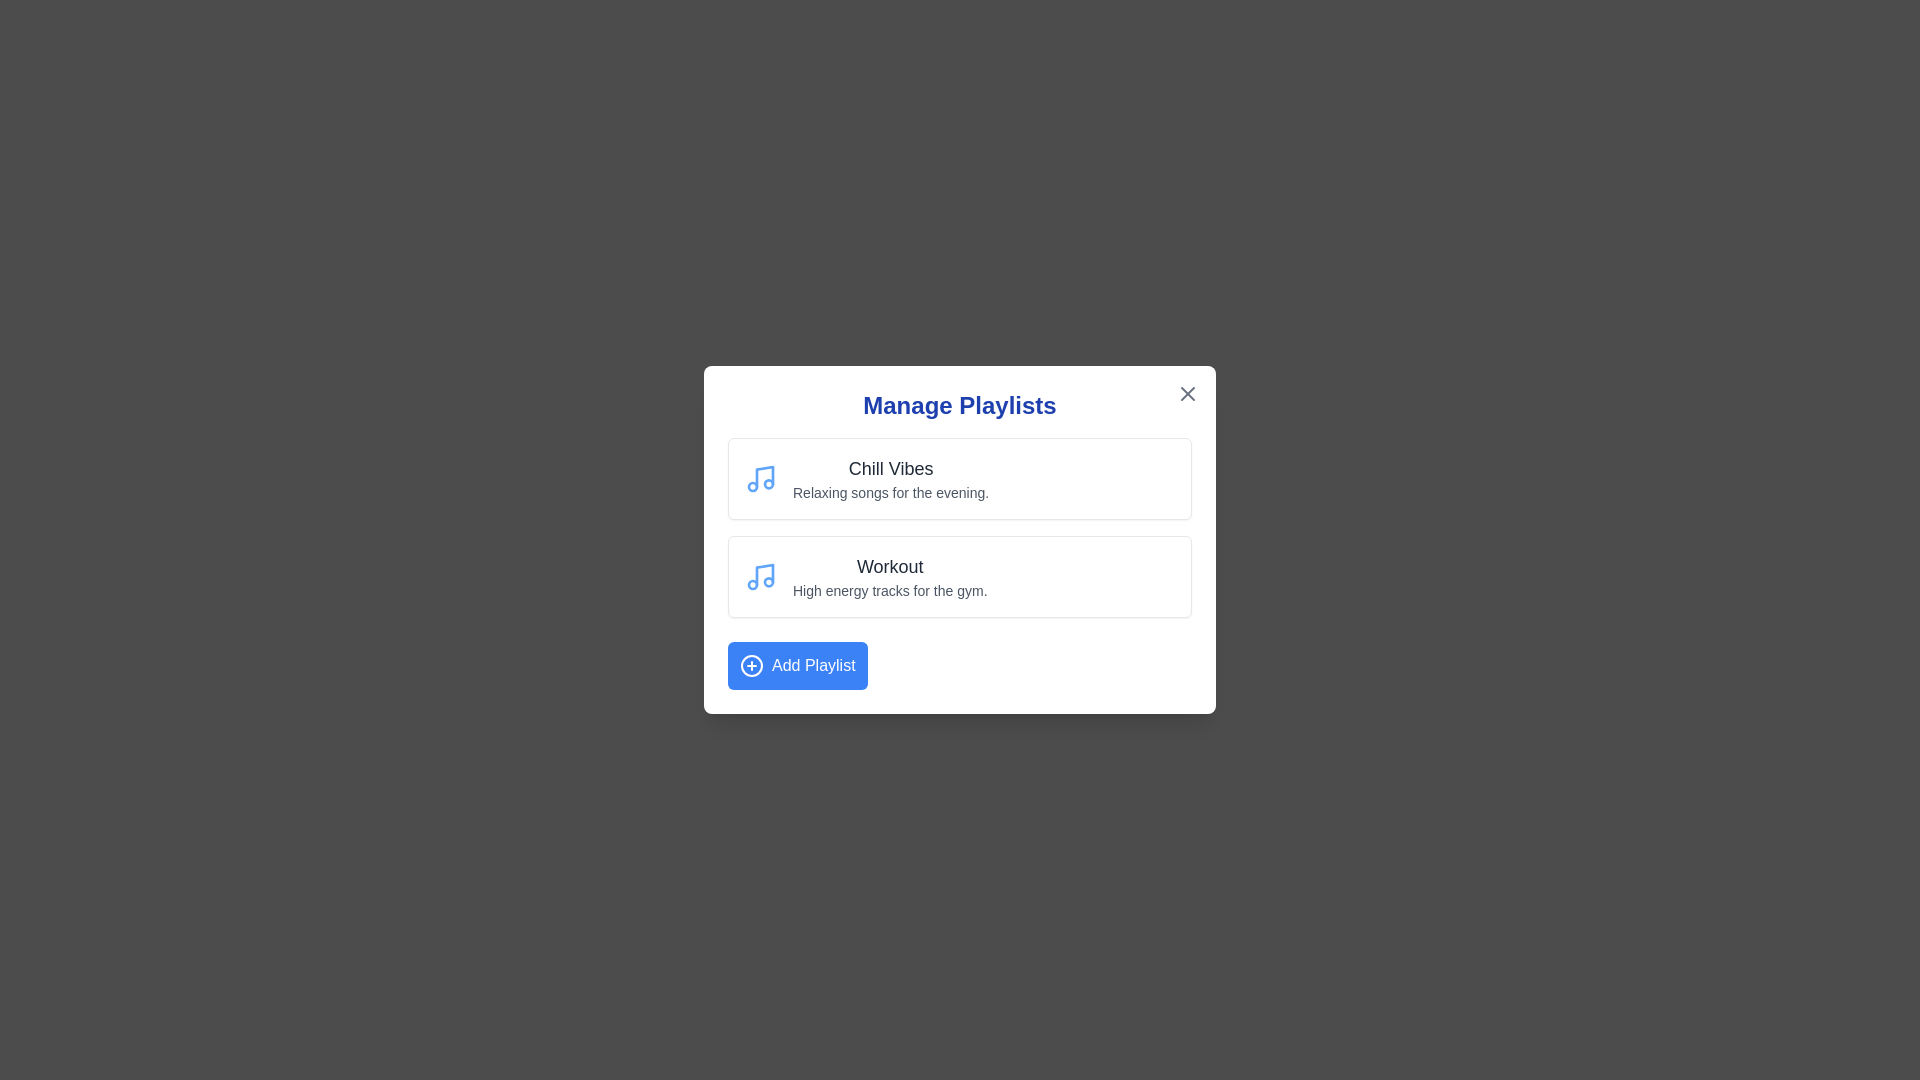  I want to click on the music note icon with a blue outline located on the left side of the 'Workout' playlist item within a card styled with a border and shadow, so click(760, 577).